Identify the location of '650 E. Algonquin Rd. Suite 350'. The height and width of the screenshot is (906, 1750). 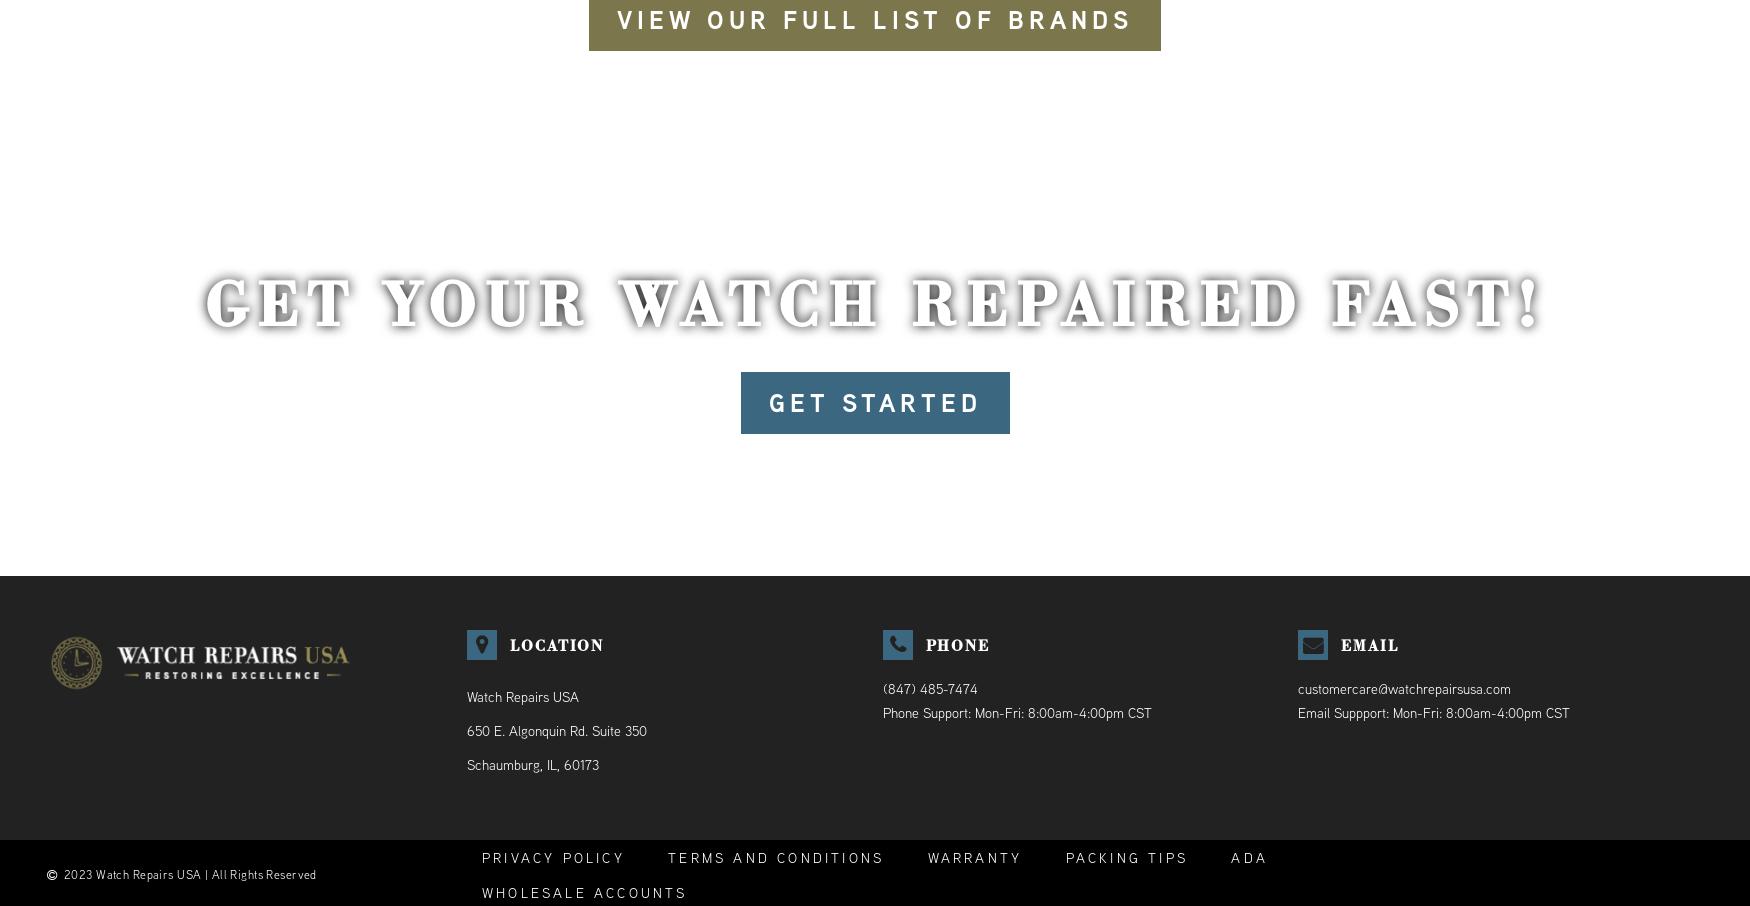
(554, 729).